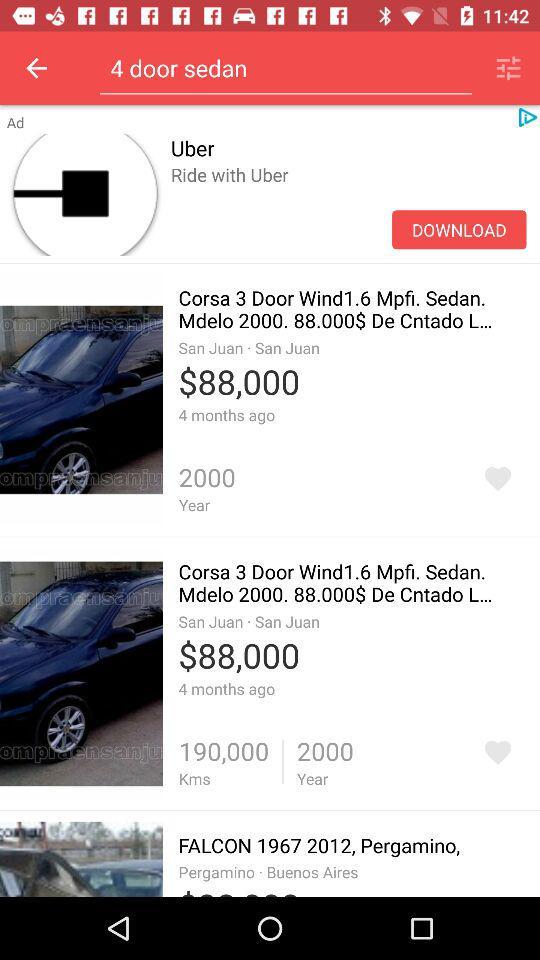 This screenshot has width=540, height=960. I want to click on the ride with uber item, so click(347, 196).